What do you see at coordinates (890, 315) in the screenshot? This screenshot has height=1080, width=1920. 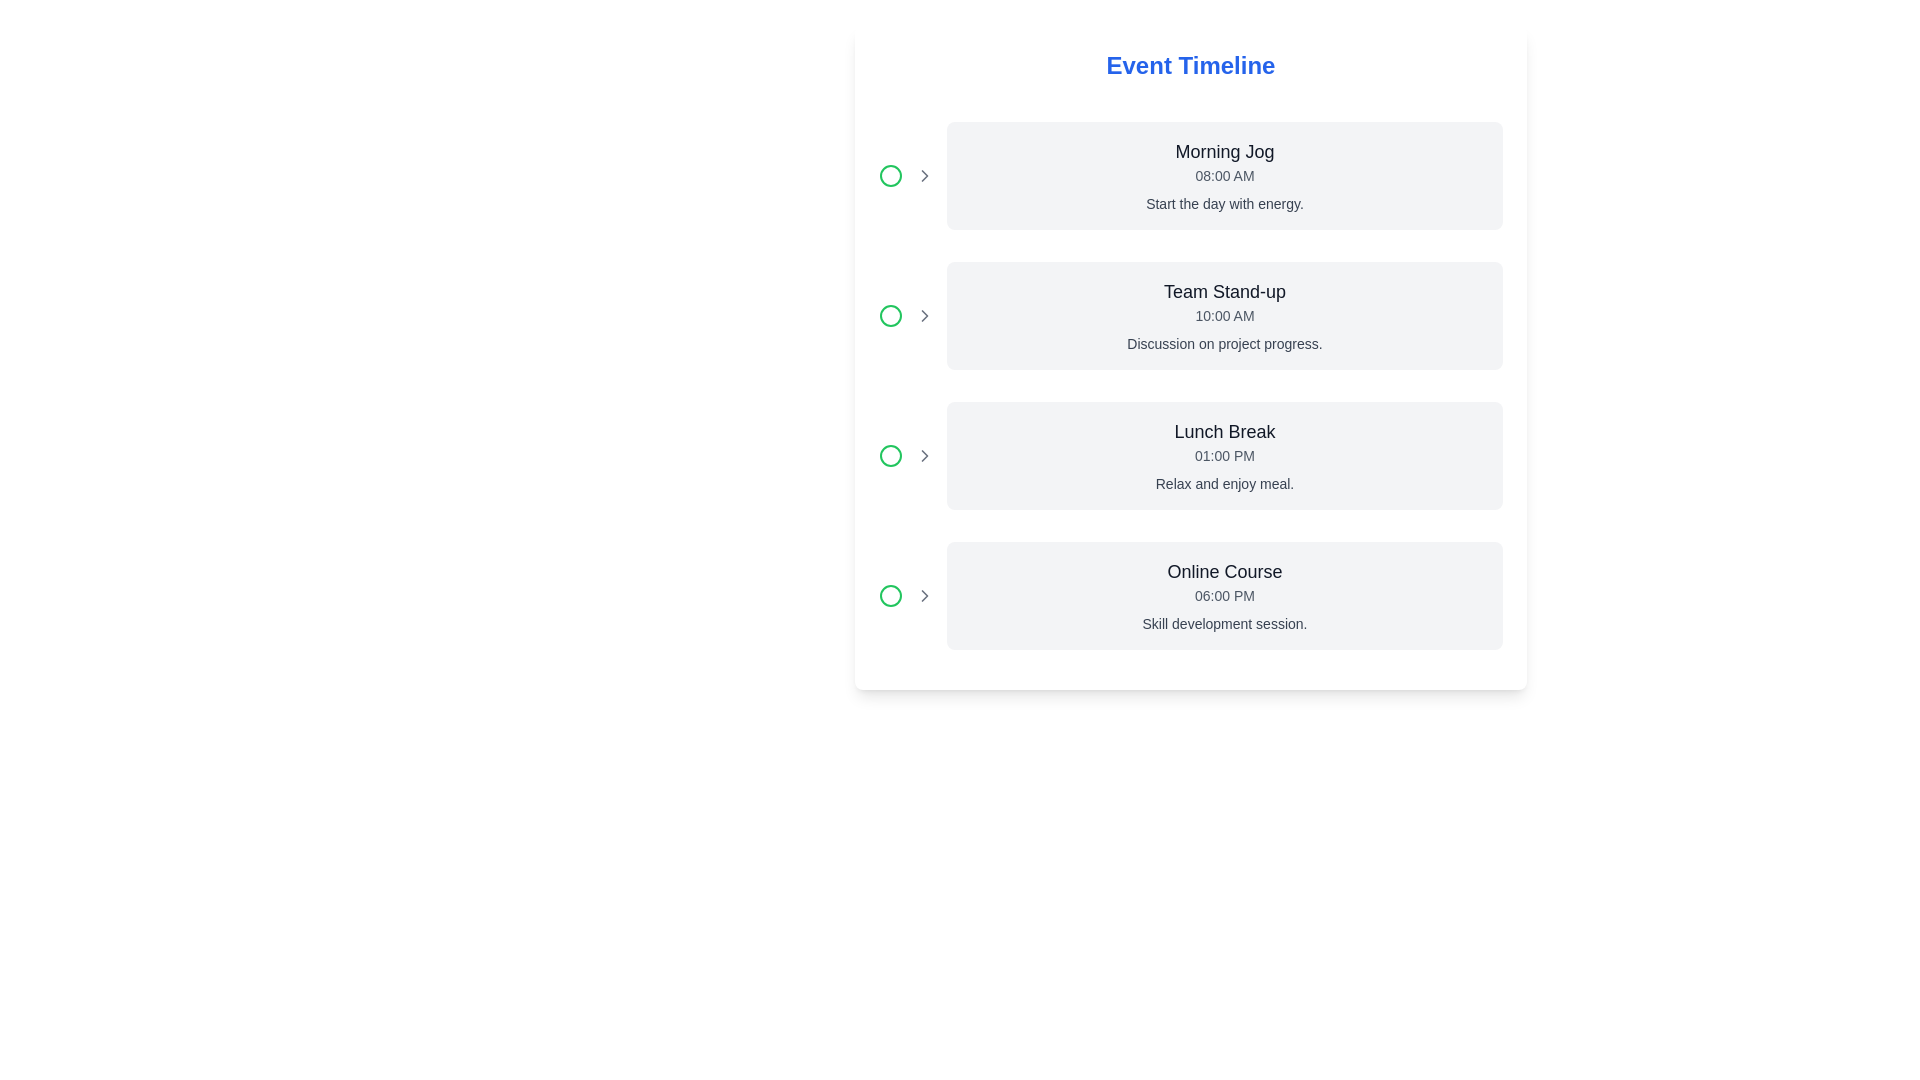 I see `the circular icon with a green outline located to the left of the 'Team Stand-up' text in the event timeline interface` at bounding box center [890, 315].